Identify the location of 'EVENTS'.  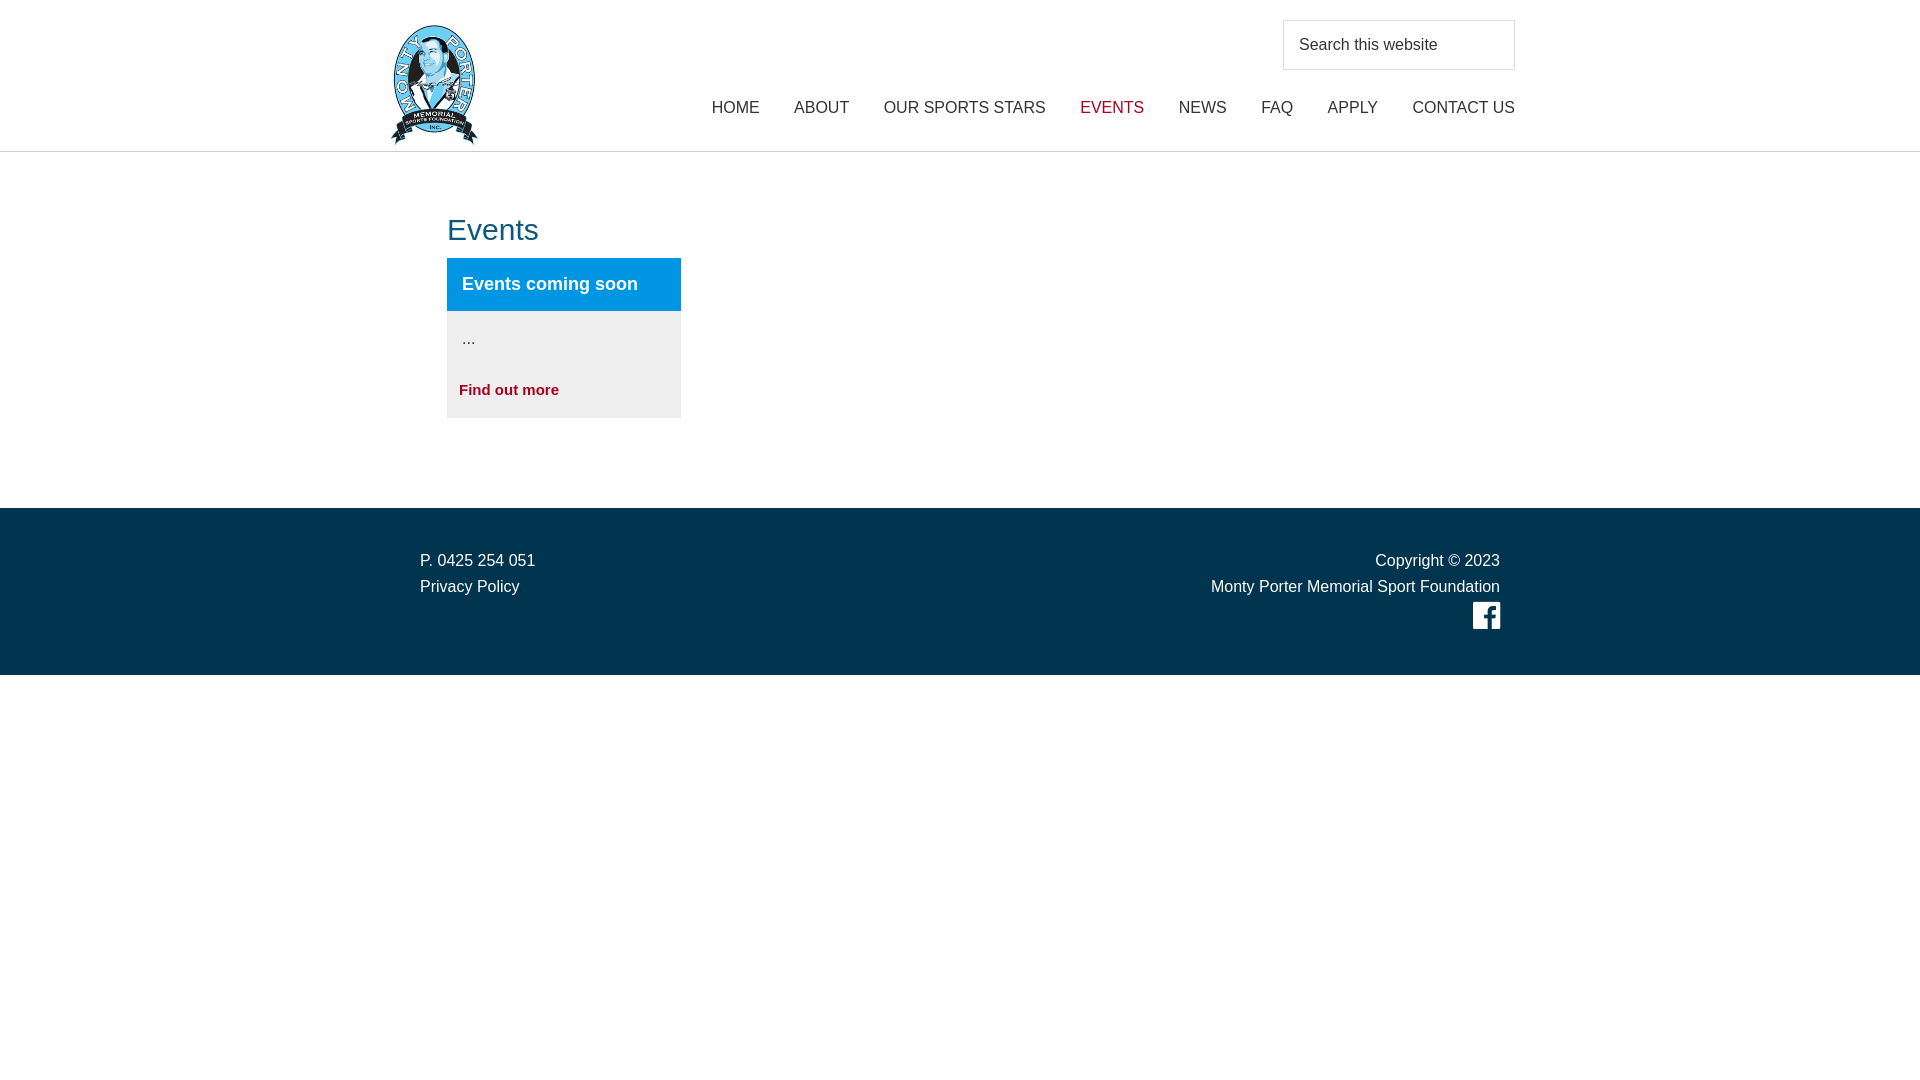
(1064, 108).